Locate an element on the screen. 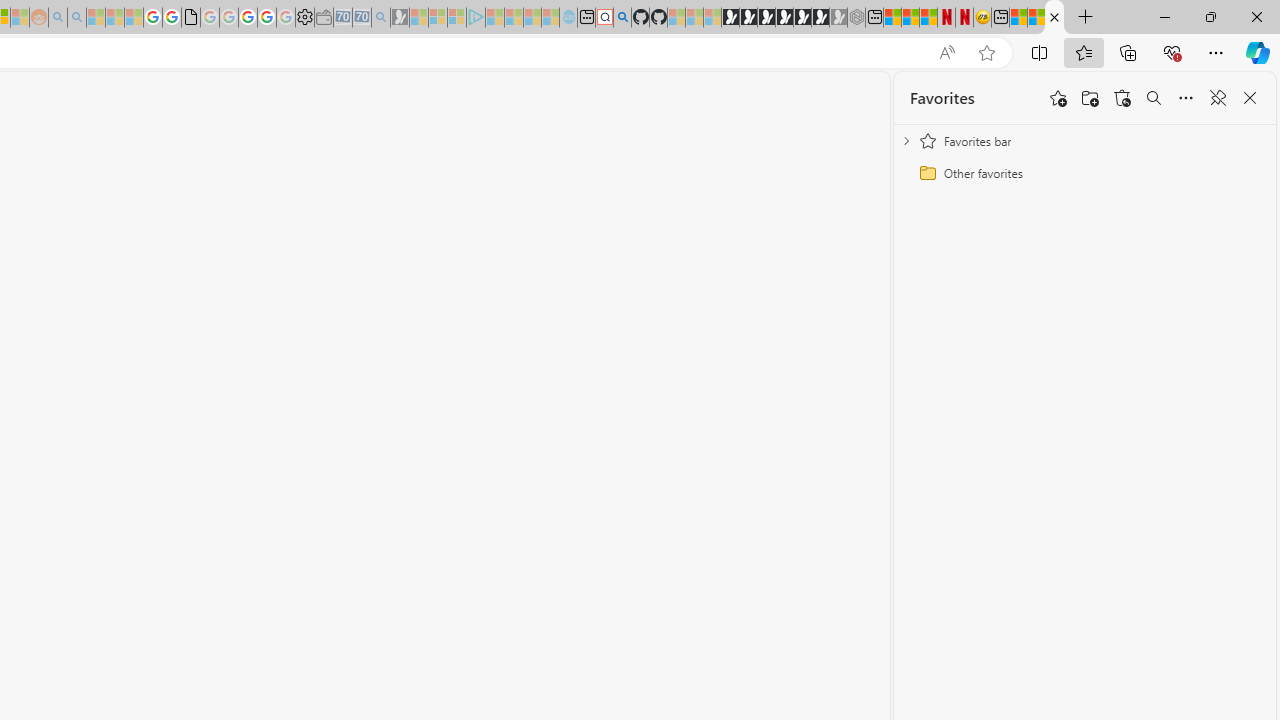 This screenshot has height=720, width=1280. 'Play Free Online Games | Games from Microsoft Start' is located at coordinates (729, 17).